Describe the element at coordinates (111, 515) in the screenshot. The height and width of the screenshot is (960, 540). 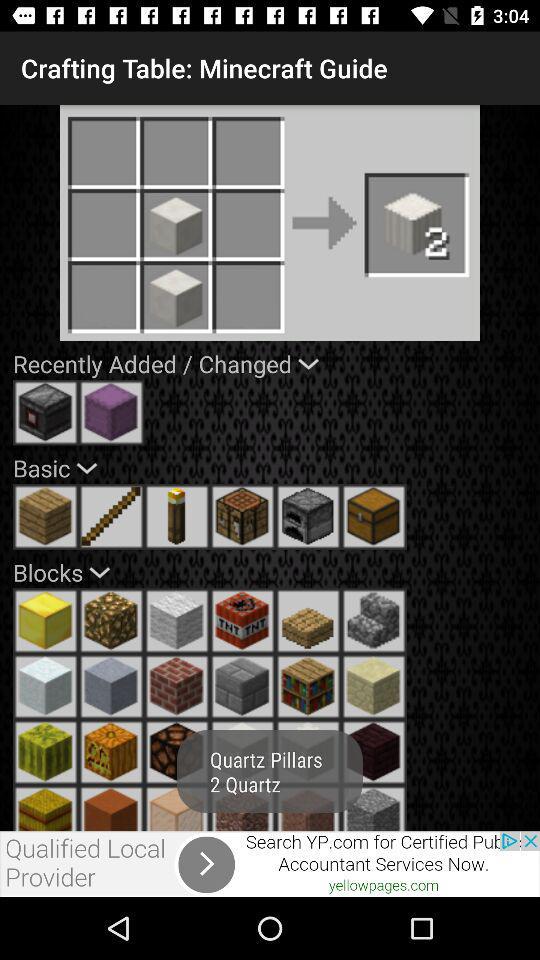
I see `element` at that location.